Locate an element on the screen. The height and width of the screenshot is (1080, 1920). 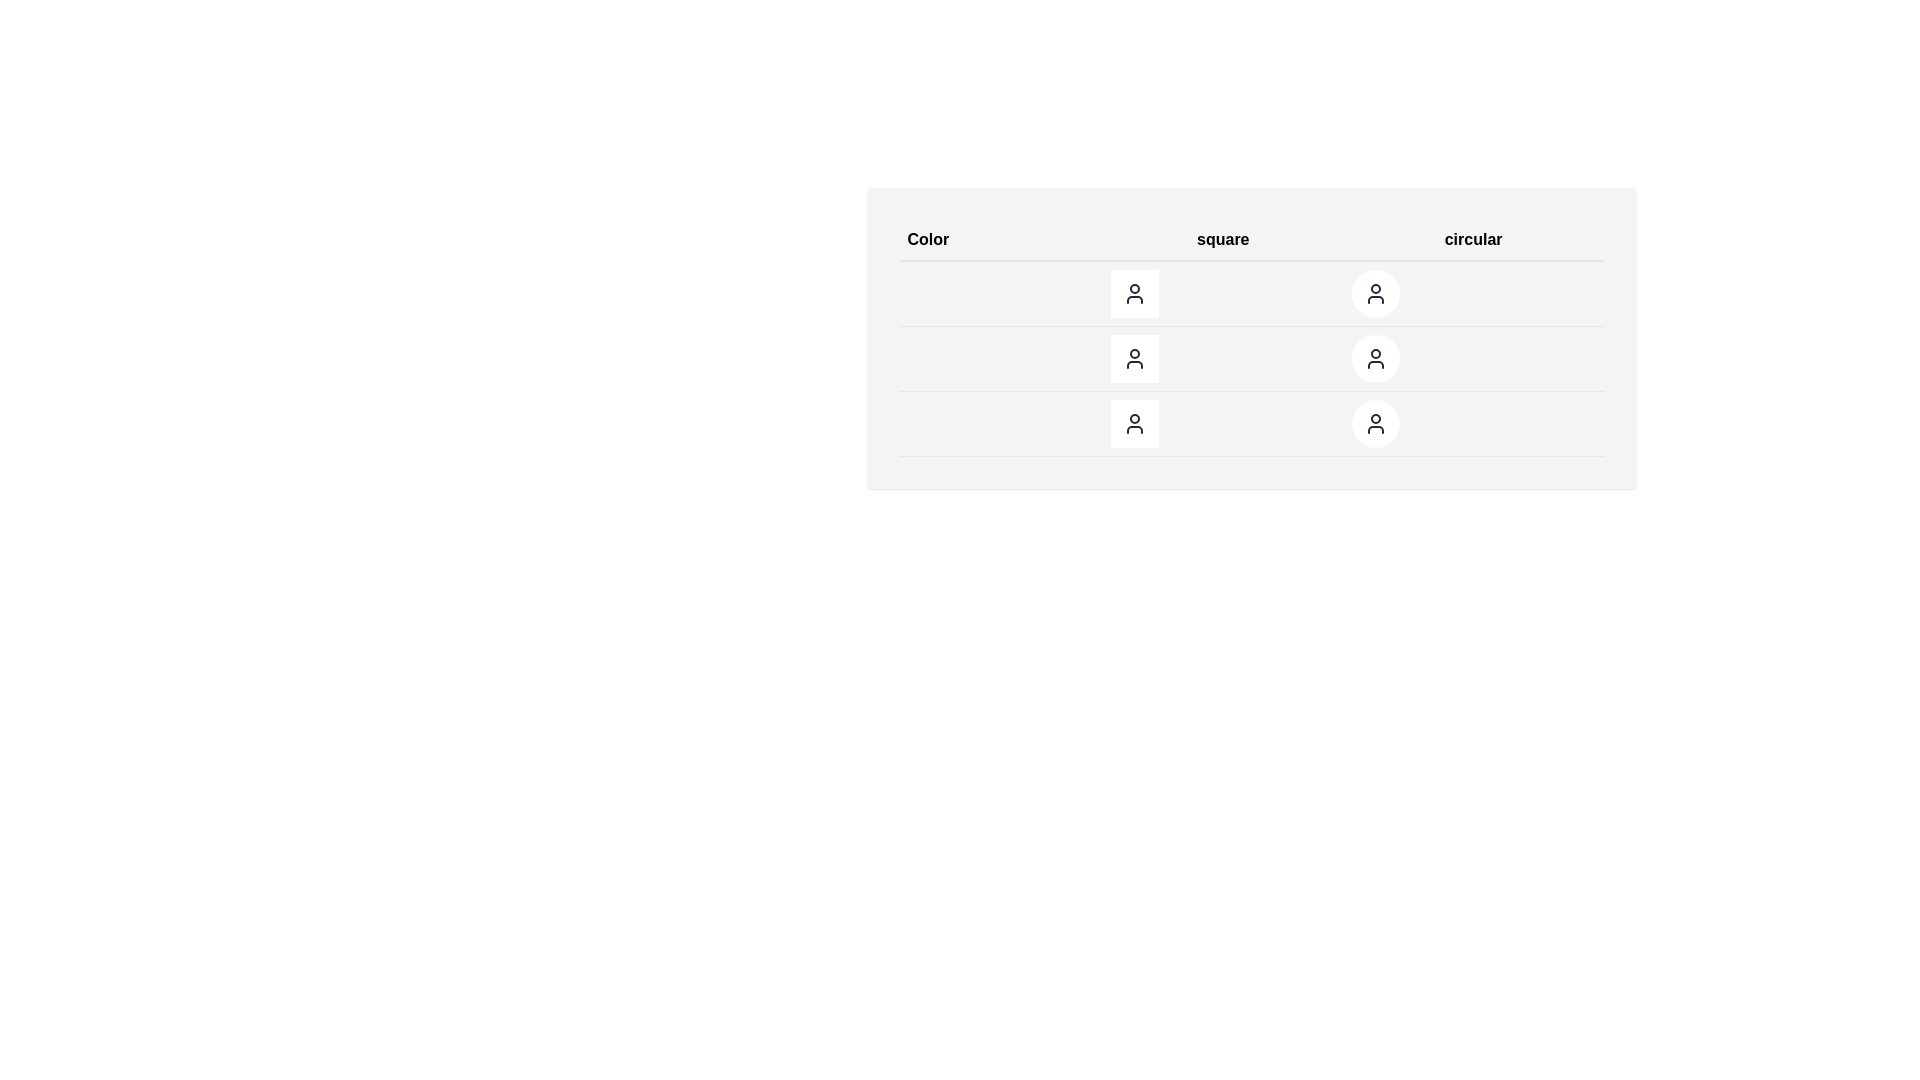
the Circular indicator located in the third row under the 'Color' column is located at coordinates (922, 423).